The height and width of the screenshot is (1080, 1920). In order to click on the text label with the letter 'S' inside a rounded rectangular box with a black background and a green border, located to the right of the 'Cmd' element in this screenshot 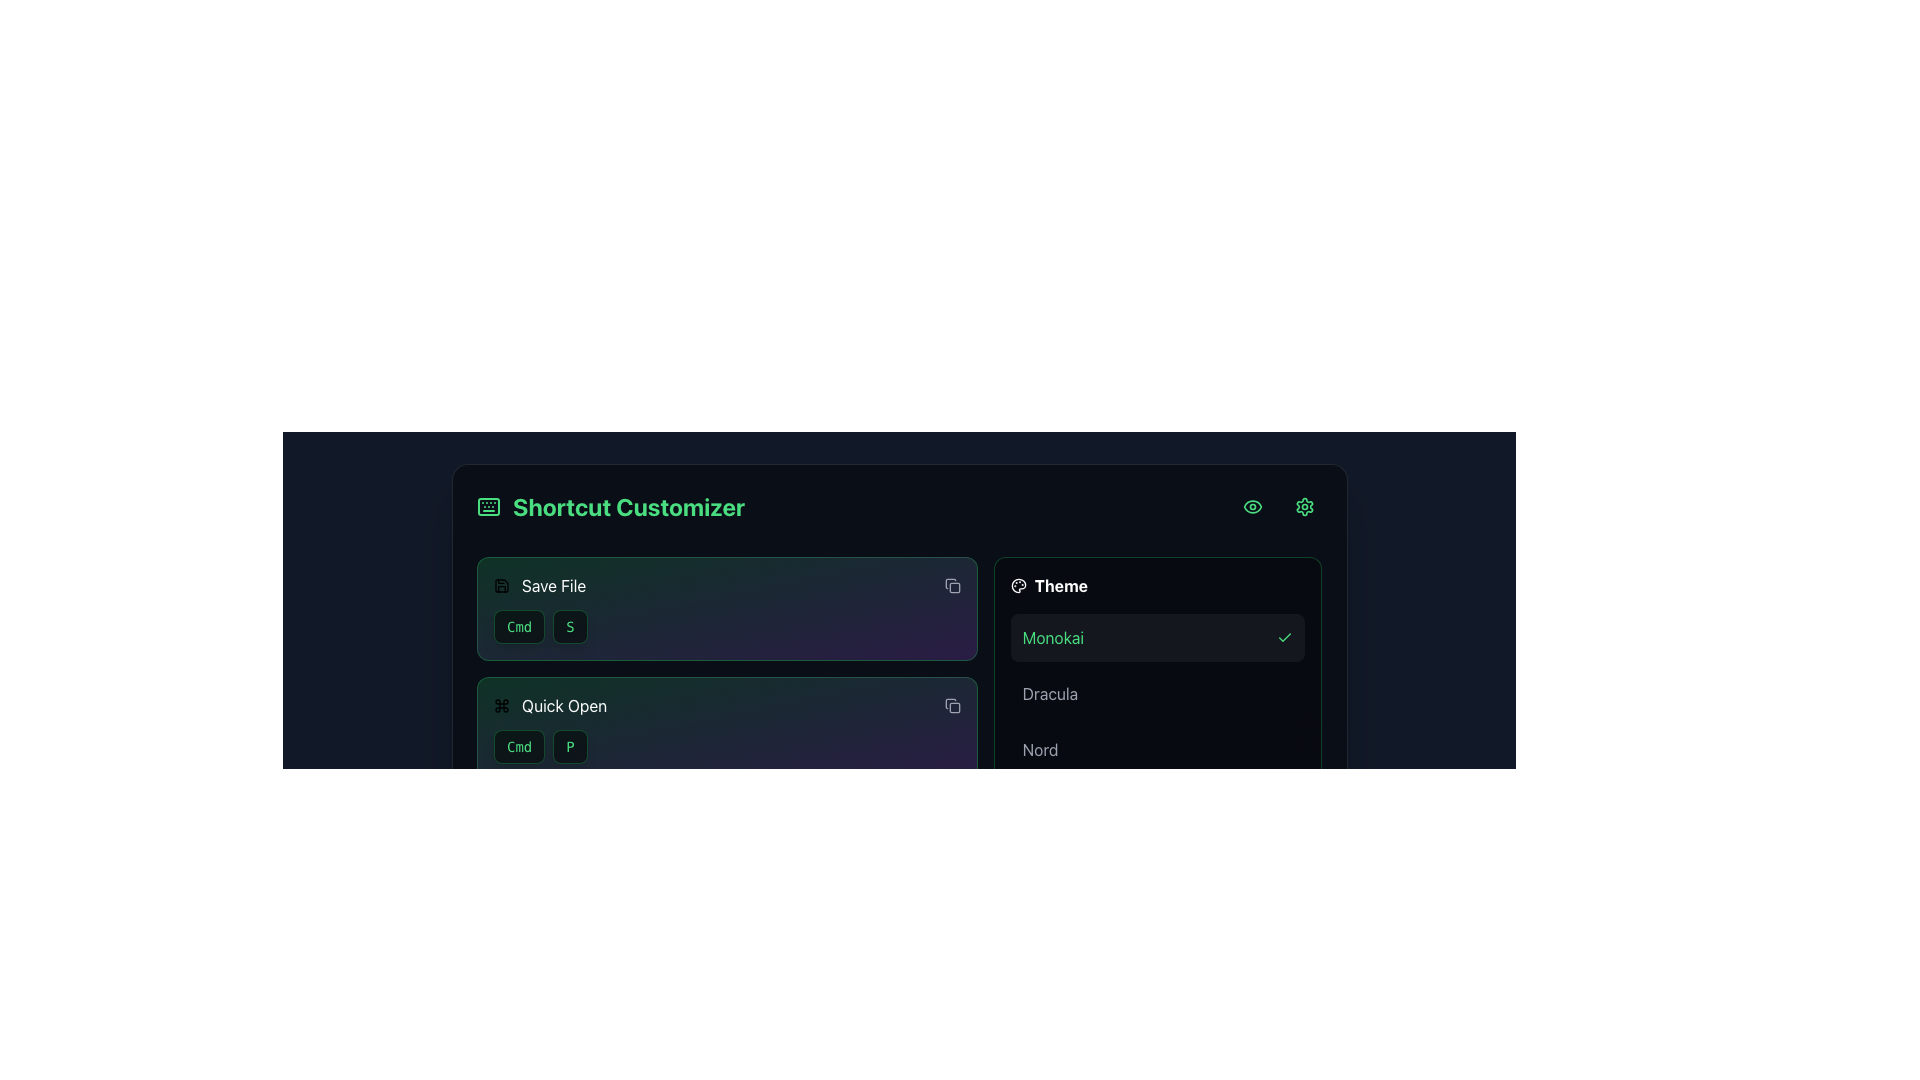, I will do `click(569, 626)`.